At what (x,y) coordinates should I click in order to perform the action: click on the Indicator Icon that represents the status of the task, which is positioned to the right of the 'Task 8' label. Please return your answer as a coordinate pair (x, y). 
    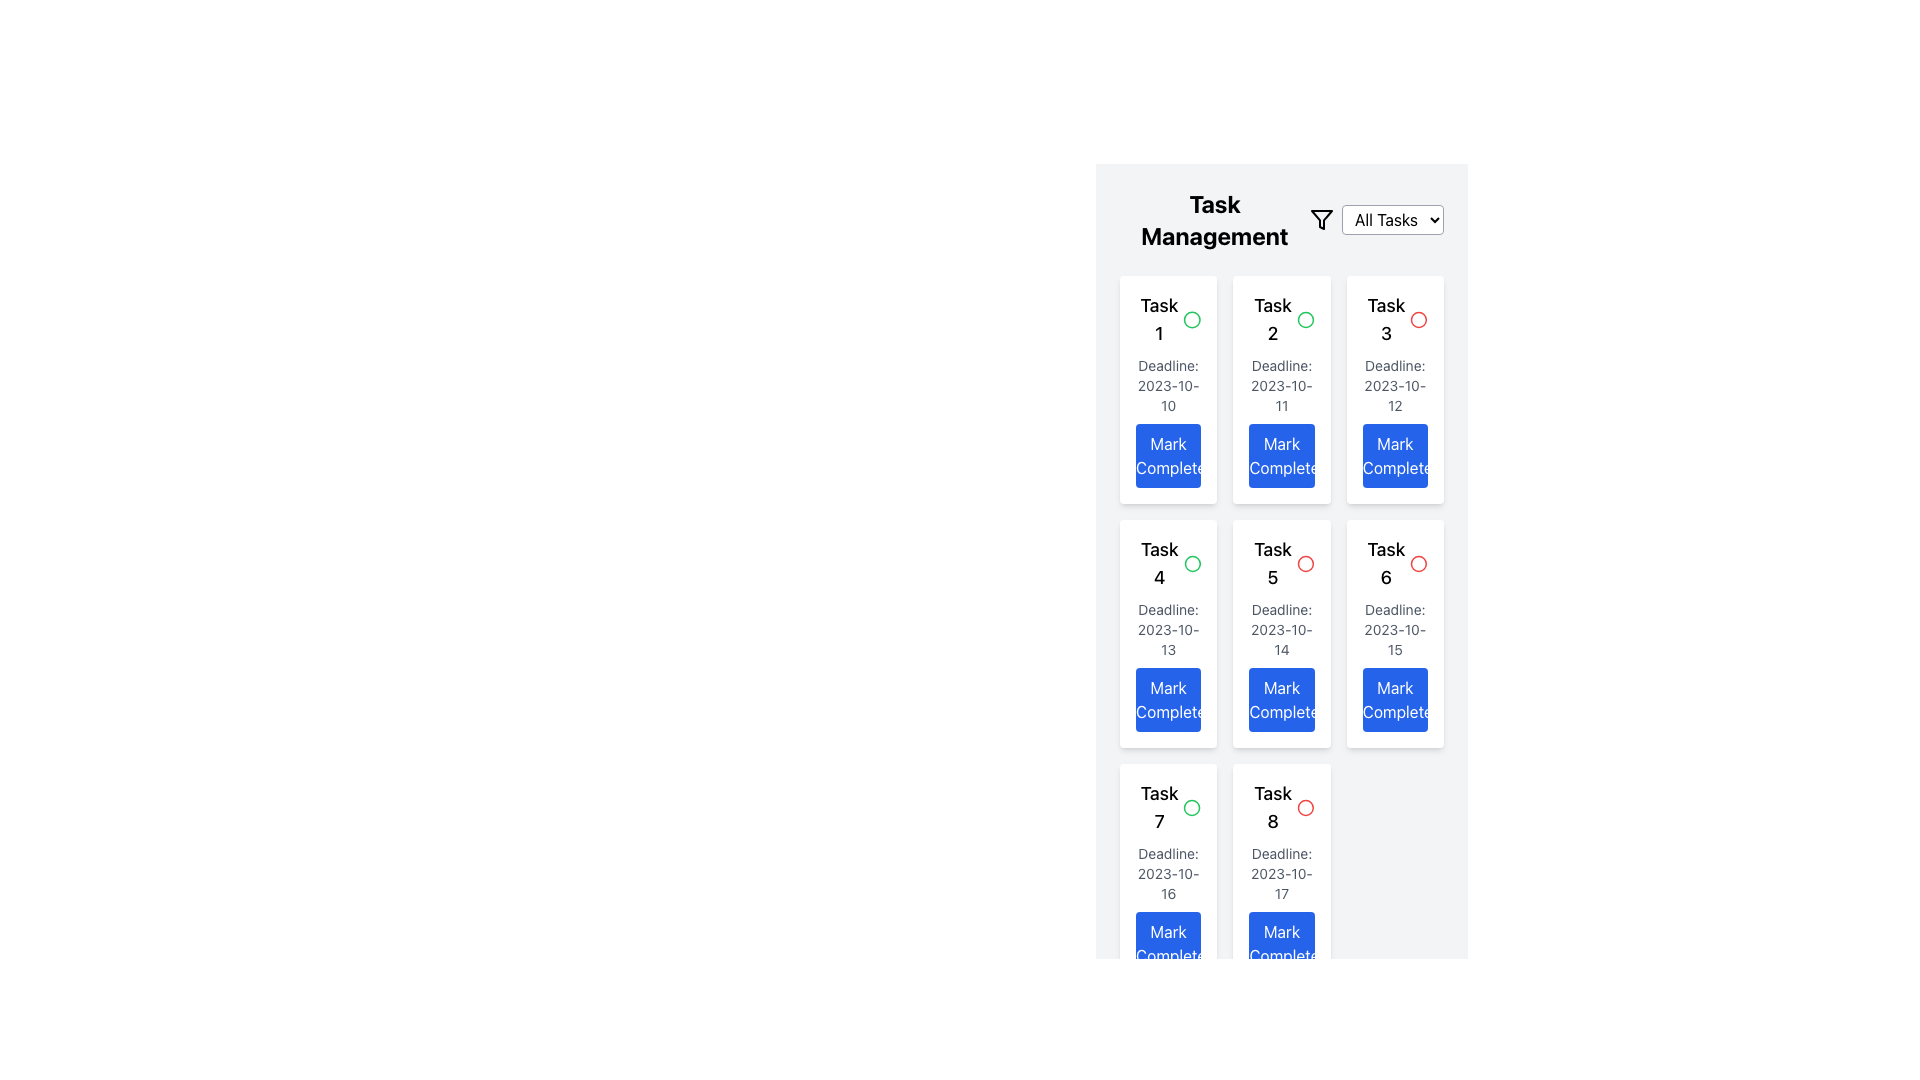
    Looking at the image, I should click on (1305, 806).